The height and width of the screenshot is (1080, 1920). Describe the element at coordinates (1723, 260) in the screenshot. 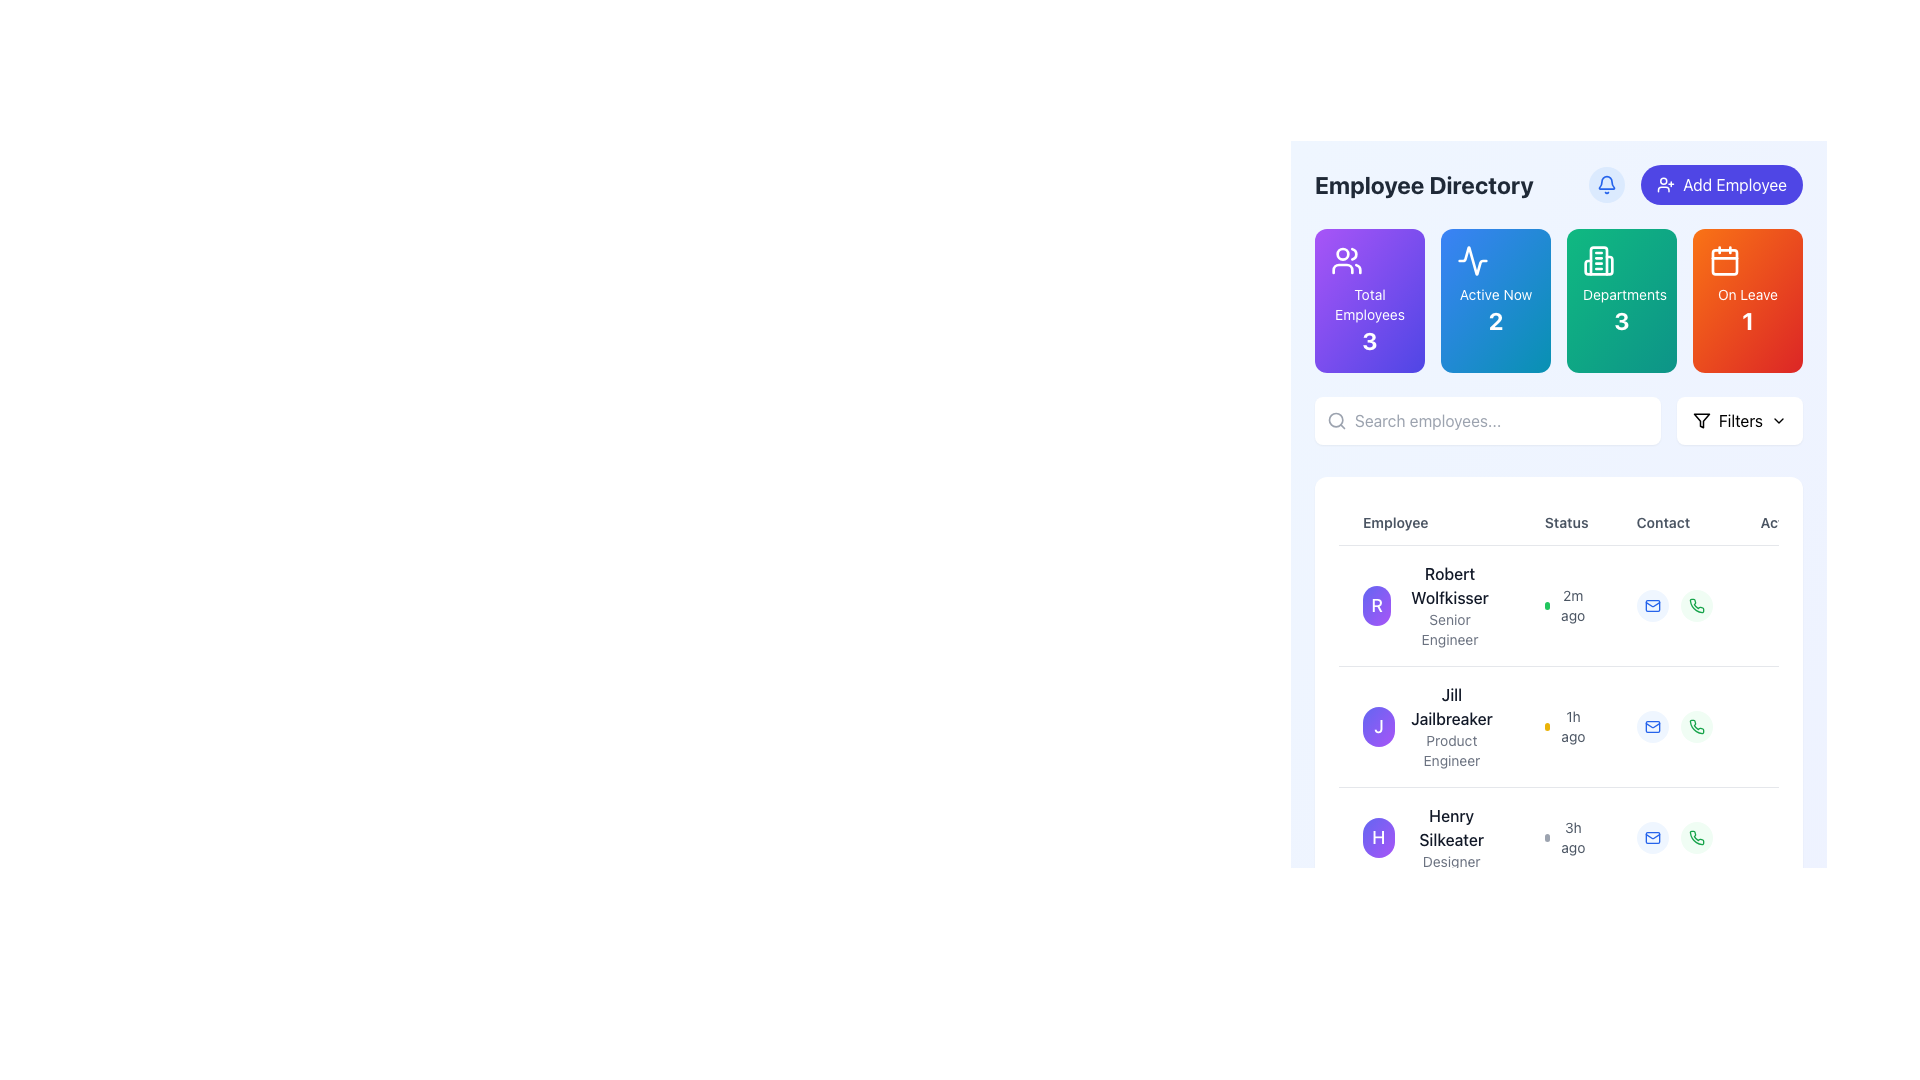

I see `the 'On Leave' icon located in the fourth card from the left in the row of status cards at the top of the interface` at that location.